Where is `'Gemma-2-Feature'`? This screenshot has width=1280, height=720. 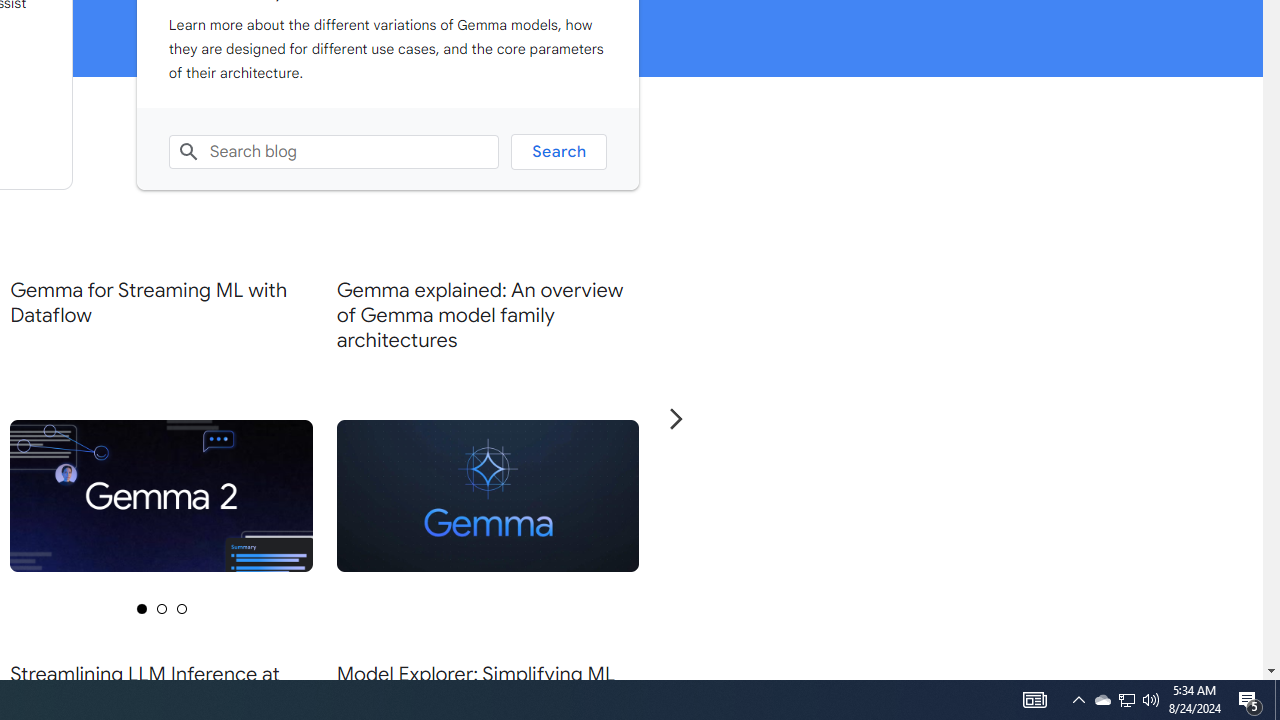
'Gemma-2-Feature' is located at coordinates (161, 495).